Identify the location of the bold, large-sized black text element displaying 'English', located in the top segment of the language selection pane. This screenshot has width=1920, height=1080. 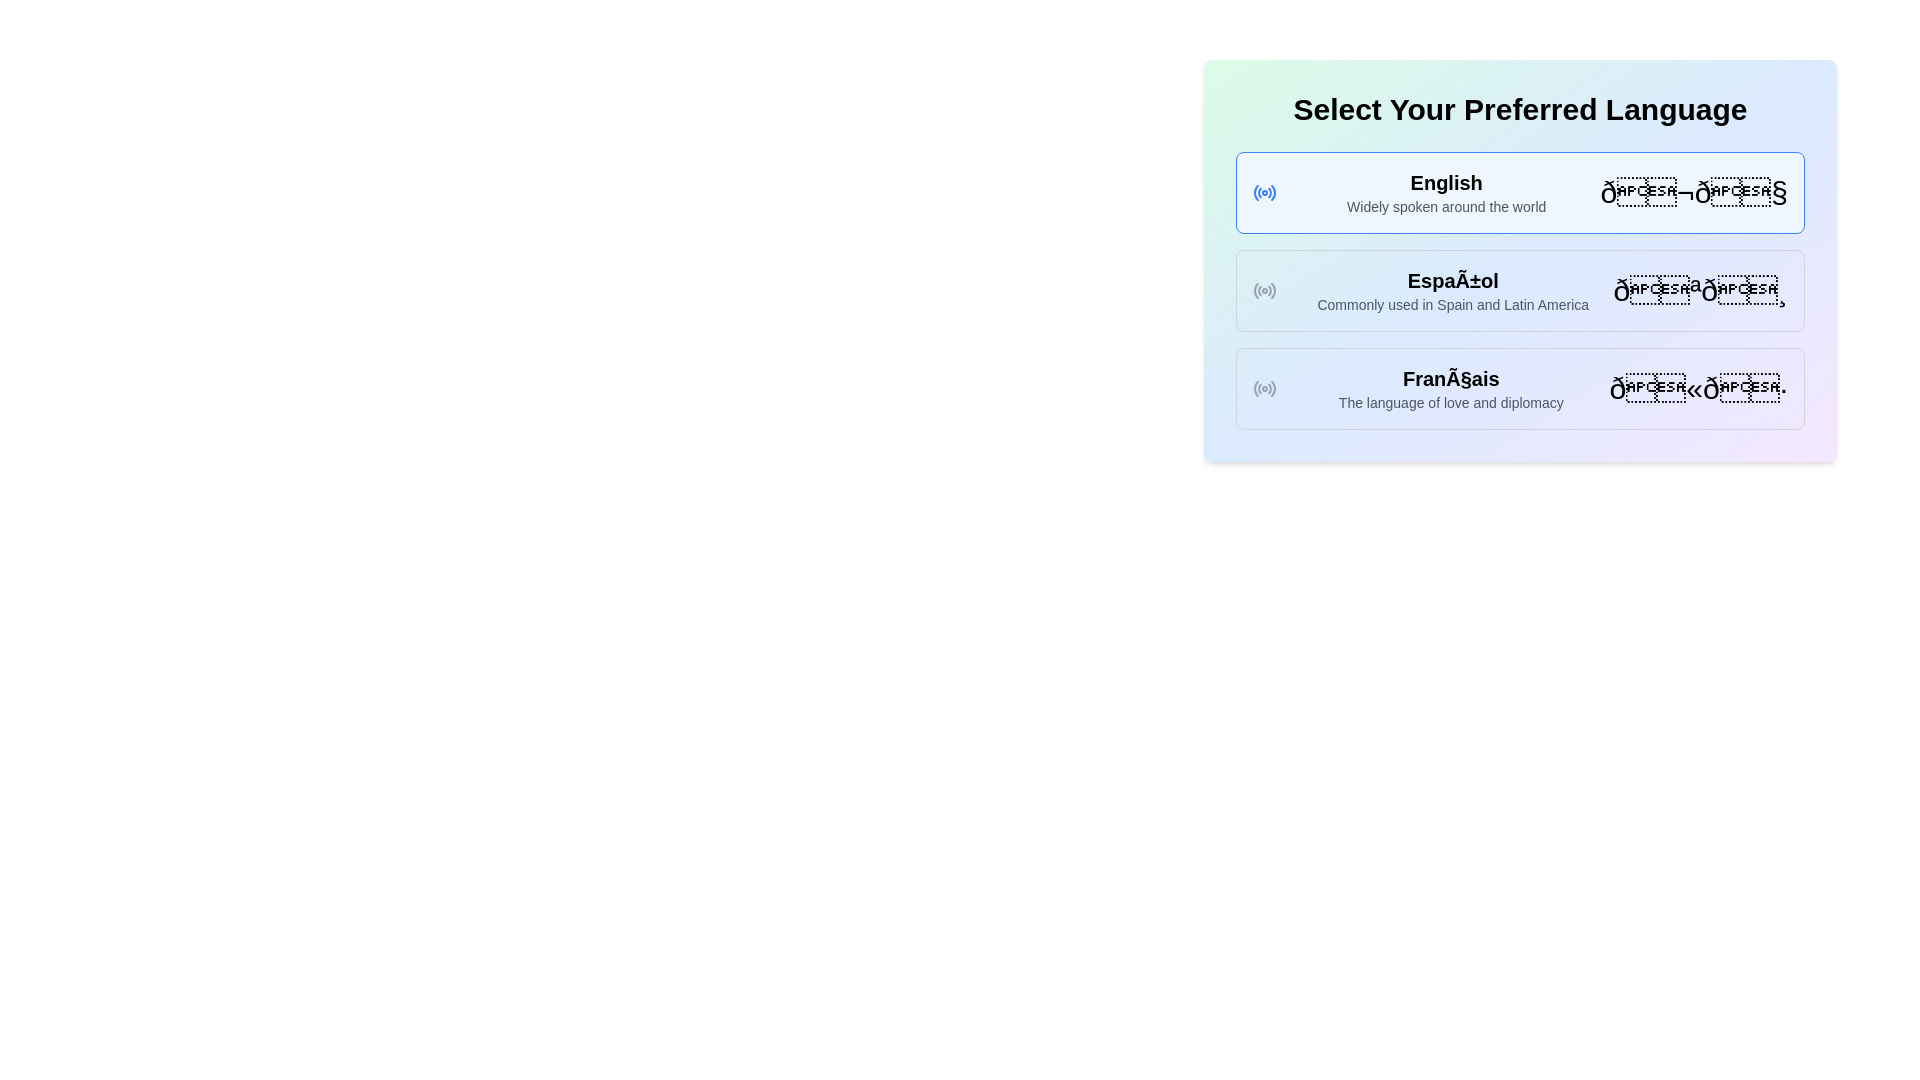
(1446, 182).